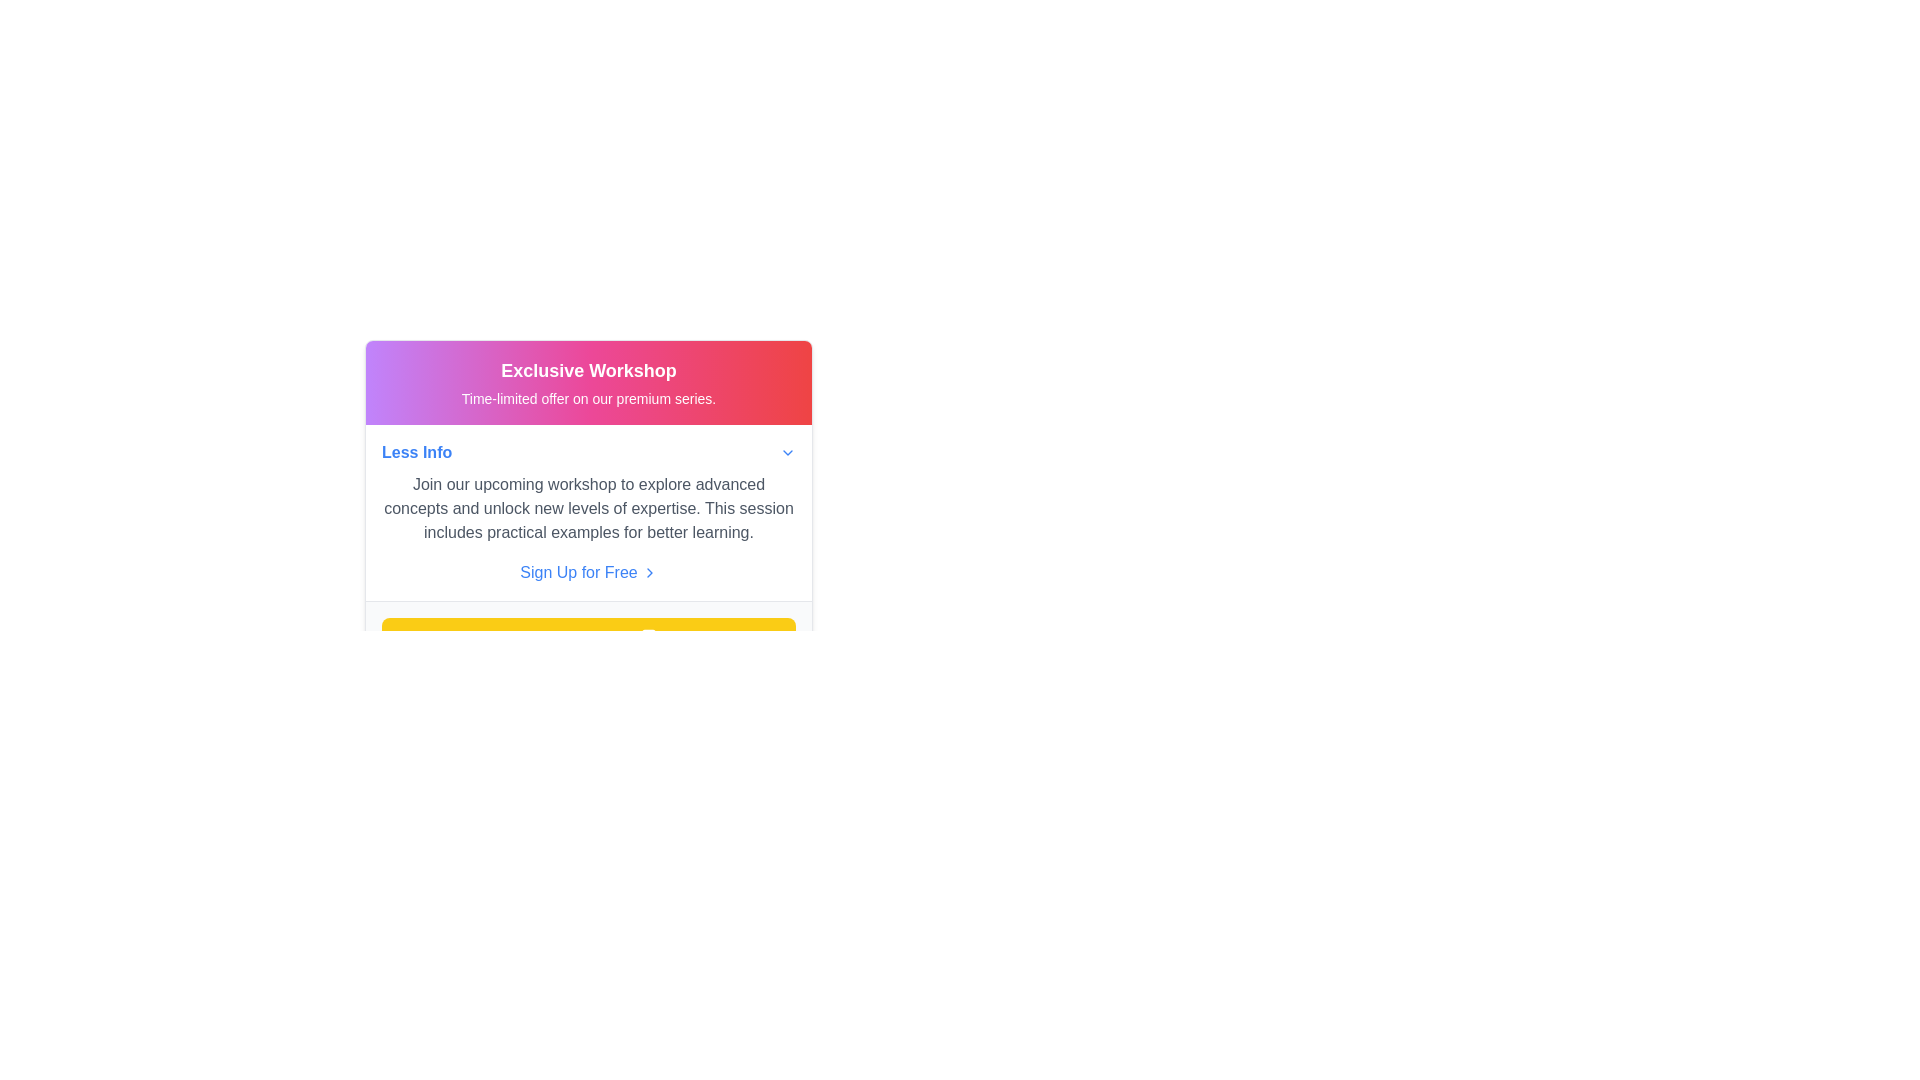 The width and height of the screenshot is (1920, 1080). I want to click on the clickable hyperlink styled as a button located underneath the workshop details, so click(588, 573).